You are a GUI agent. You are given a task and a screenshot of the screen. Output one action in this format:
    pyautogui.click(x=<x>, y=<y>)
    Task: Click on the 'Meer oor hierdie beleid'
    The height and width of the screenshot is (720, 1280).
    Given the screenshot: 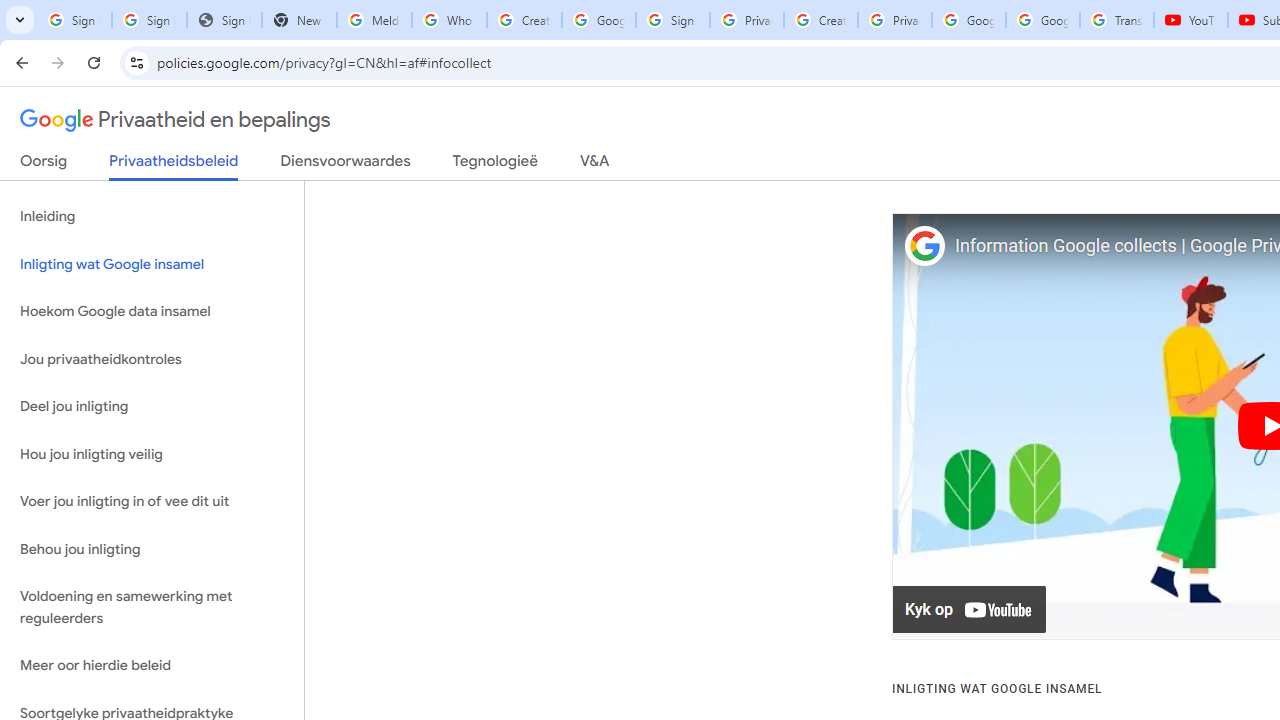 What is the action you would take?
    pyautogui.click(x=151, y=666)
    